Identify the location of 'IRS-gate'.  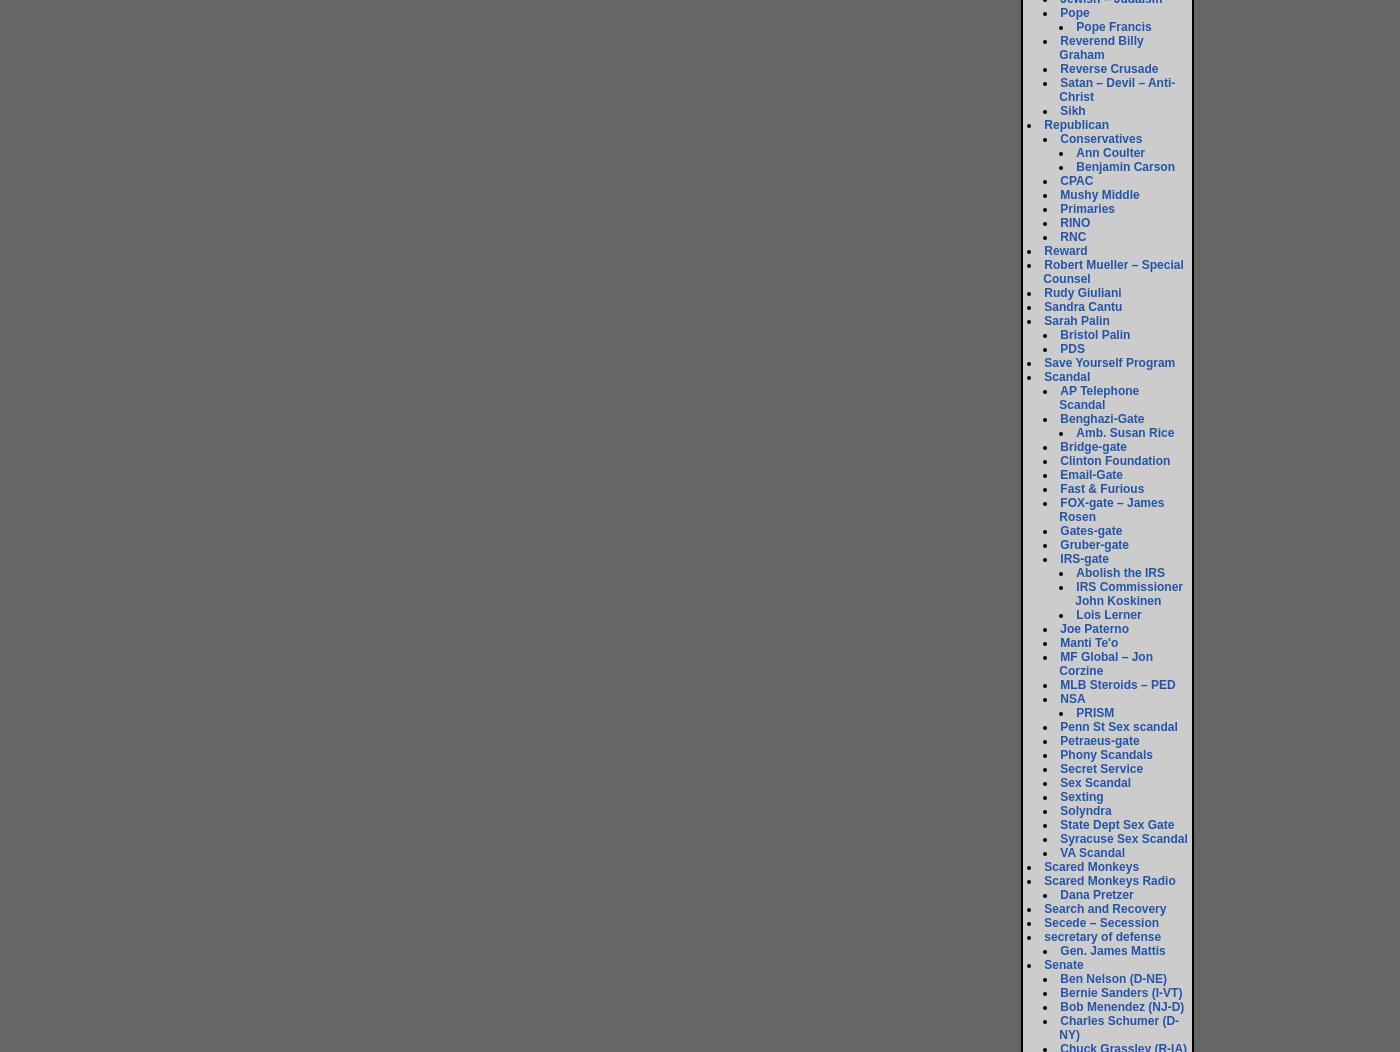
(1084, 559).